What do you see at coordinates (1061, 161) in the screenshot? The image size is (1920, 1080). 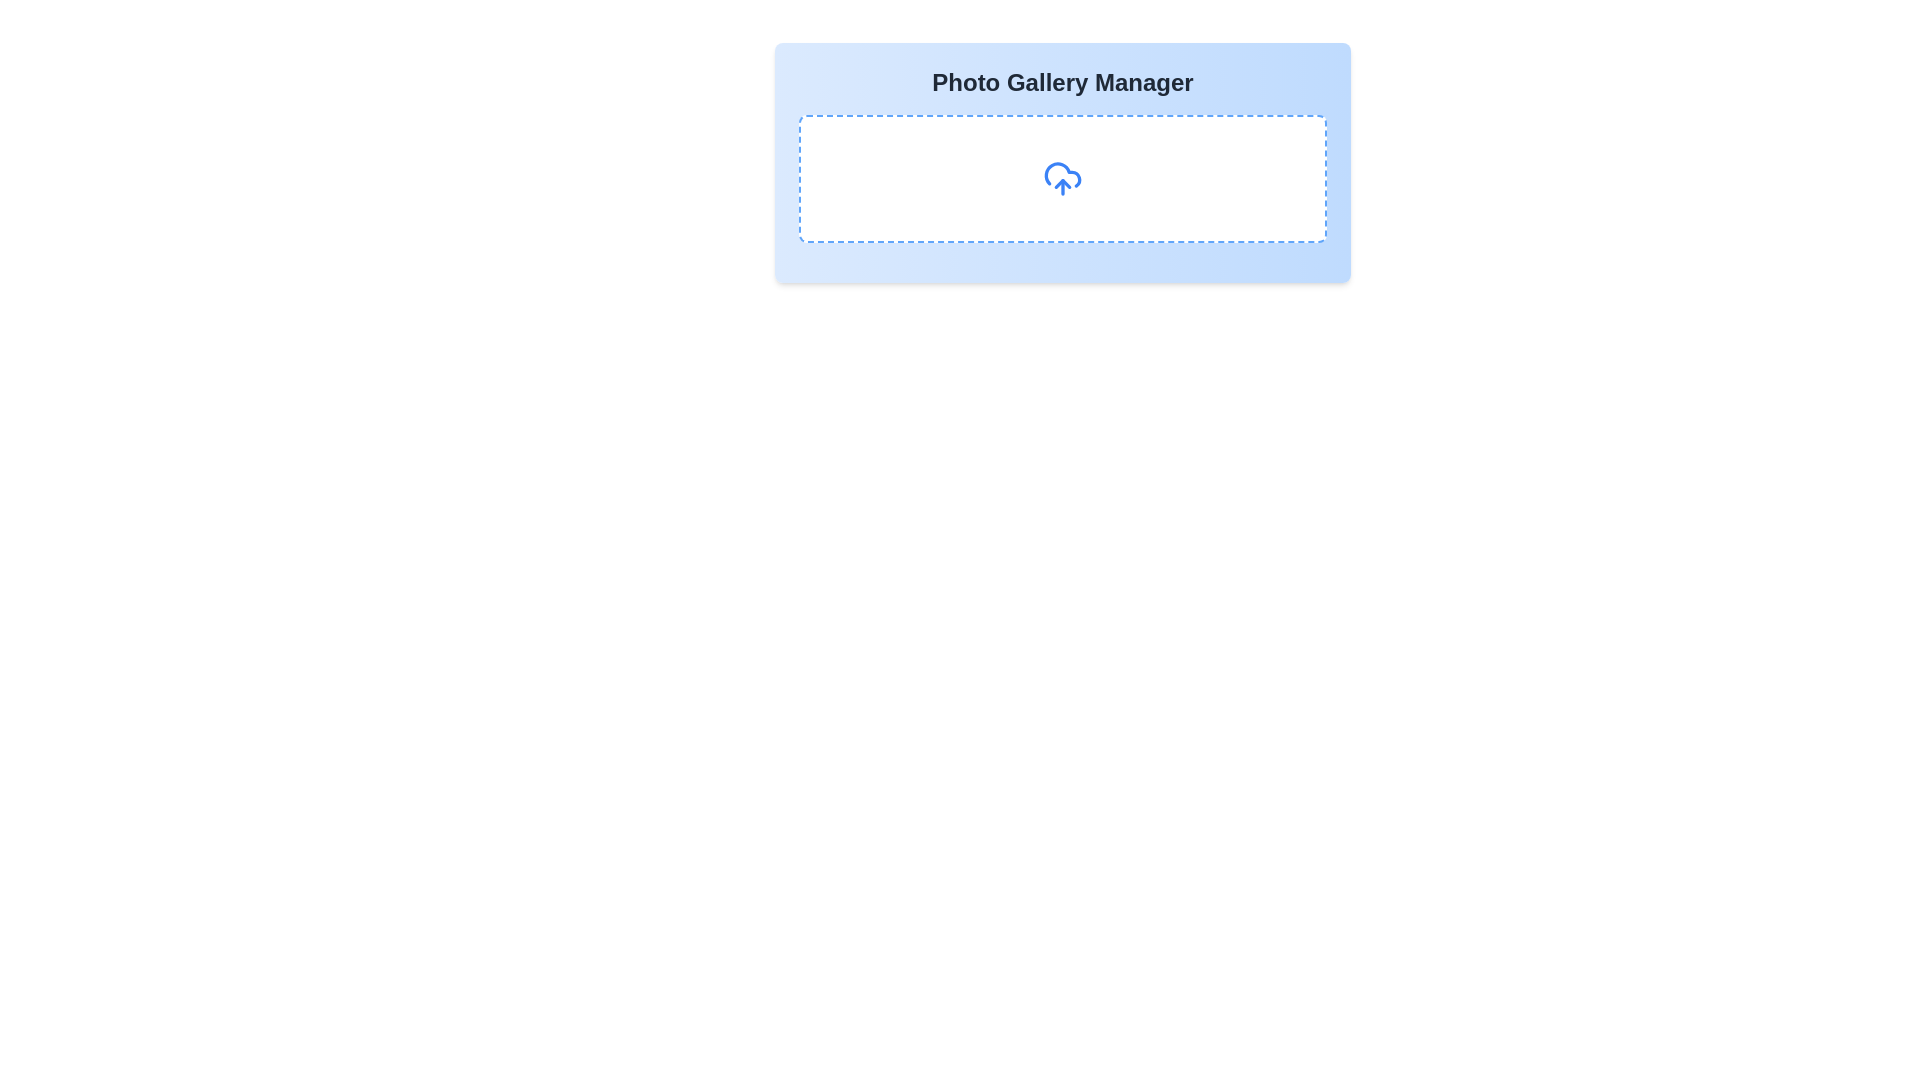 I see `the Informational banner titled 'Photo Gallery Manager' which features a gradient blue background and a dashed border with an upward arrow icon` at bounding box center [1061, 161].